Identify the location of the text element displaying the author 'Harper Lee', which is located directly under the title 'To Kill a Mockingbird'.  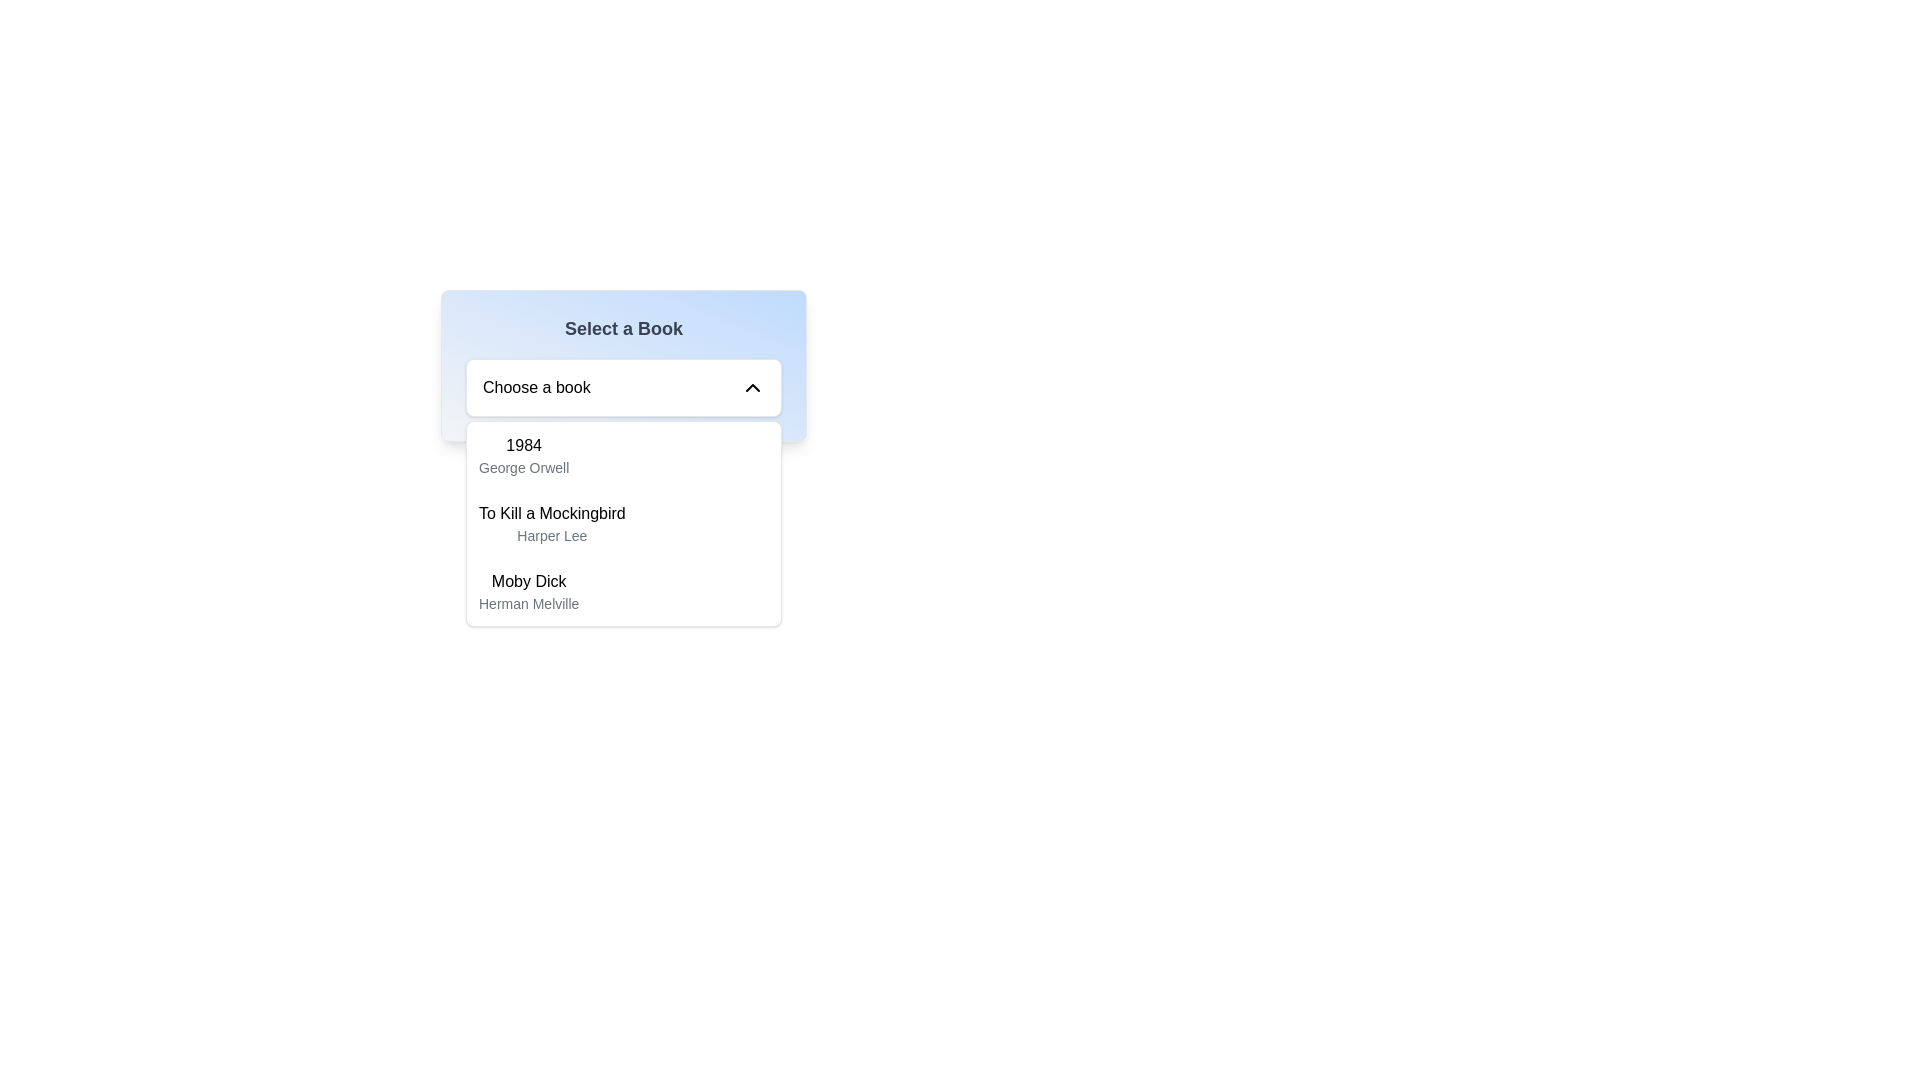
(552, 535).